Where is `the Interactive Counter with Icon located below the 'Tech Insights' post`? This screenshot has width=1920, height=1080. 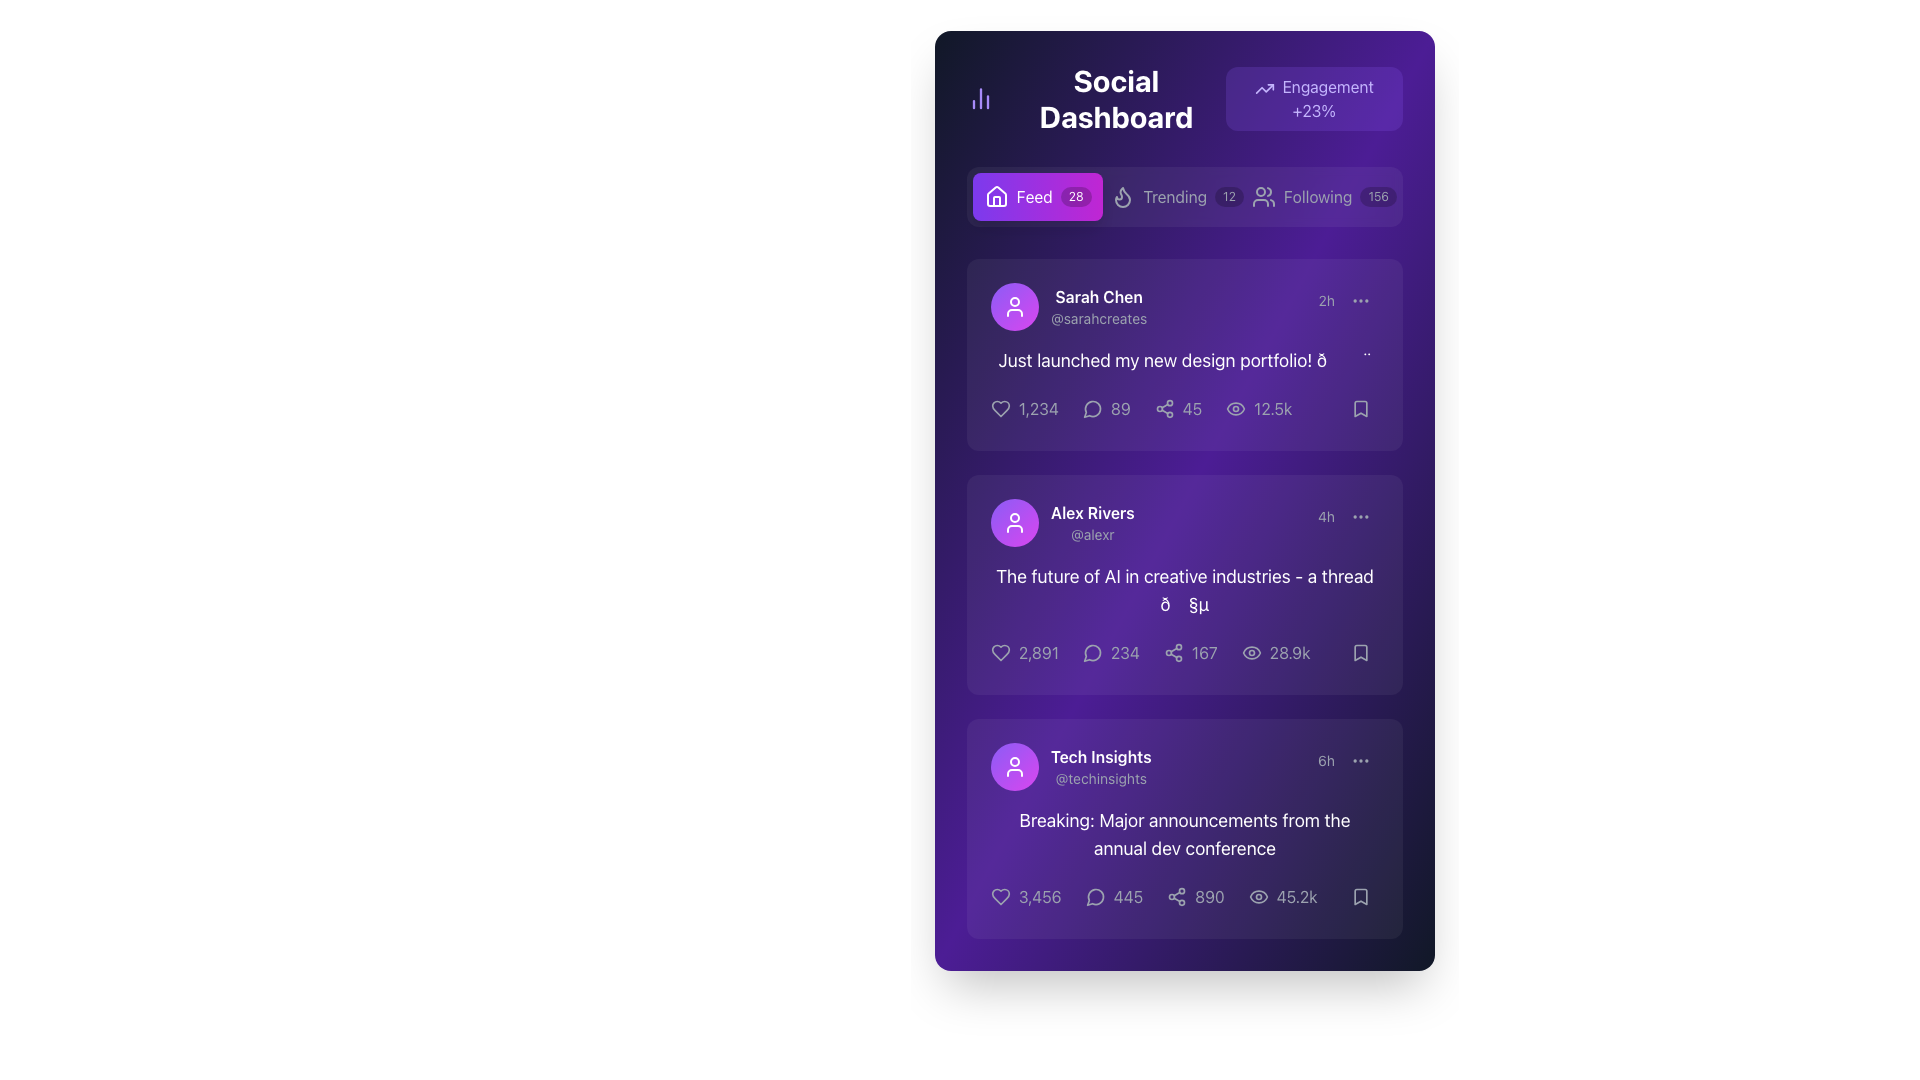 the Interactive Counter with Icon located below the 'Tech Insights' post is located at coordinates (1113, 896).